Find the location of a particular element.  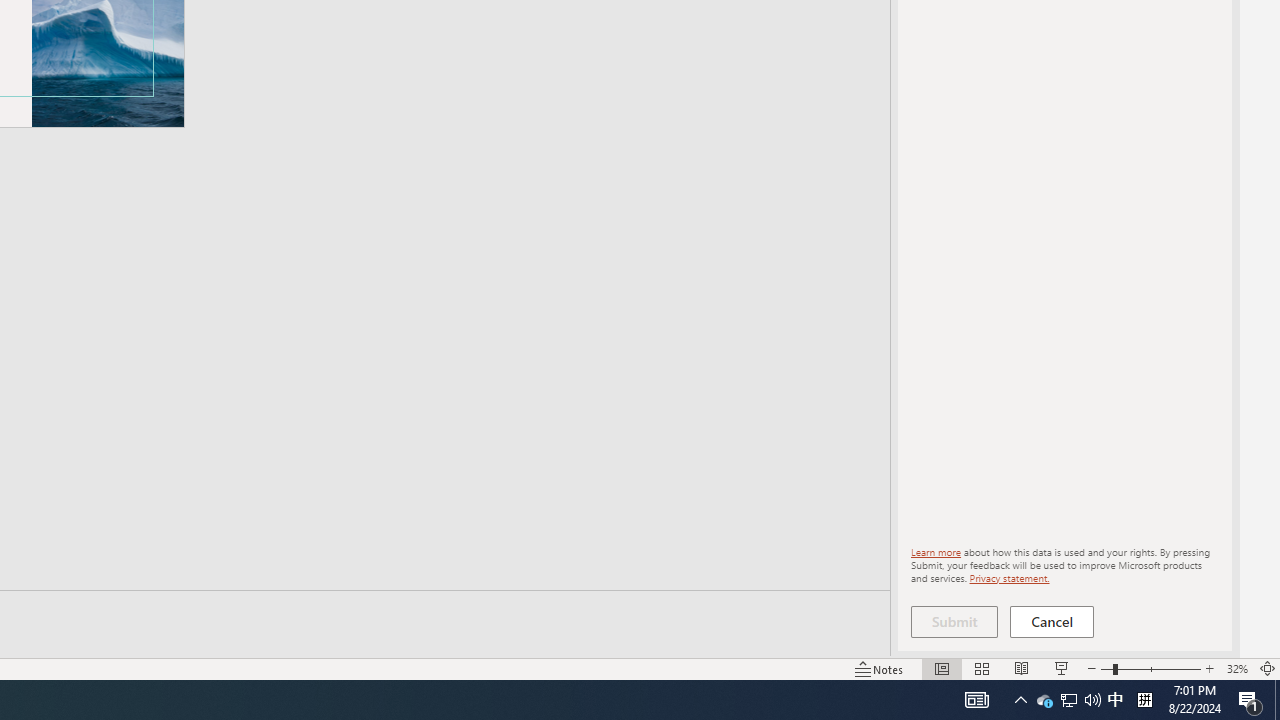

'Zoom' is located at coordinates (1150, 669).